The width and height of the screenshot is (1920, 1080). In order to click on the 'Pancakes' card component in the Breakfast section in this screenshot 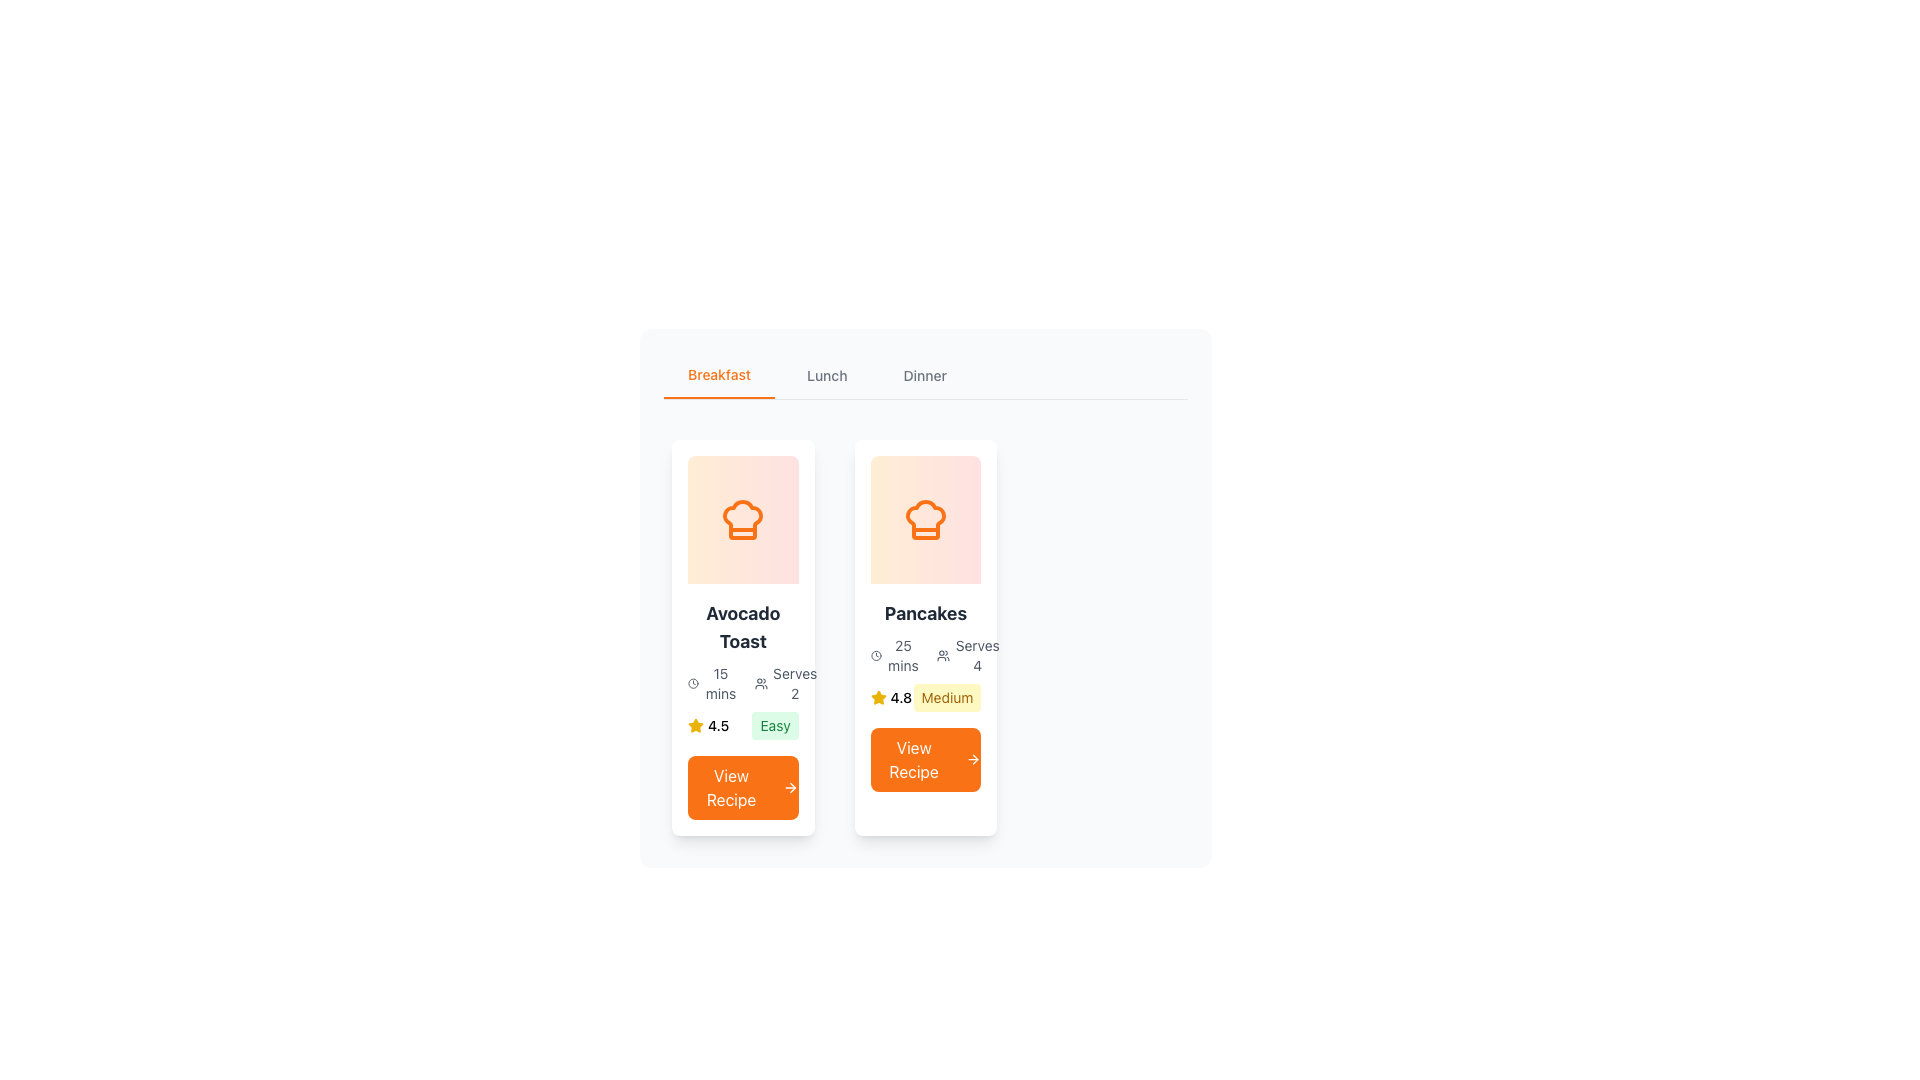, I will do `click(925, 596)`.